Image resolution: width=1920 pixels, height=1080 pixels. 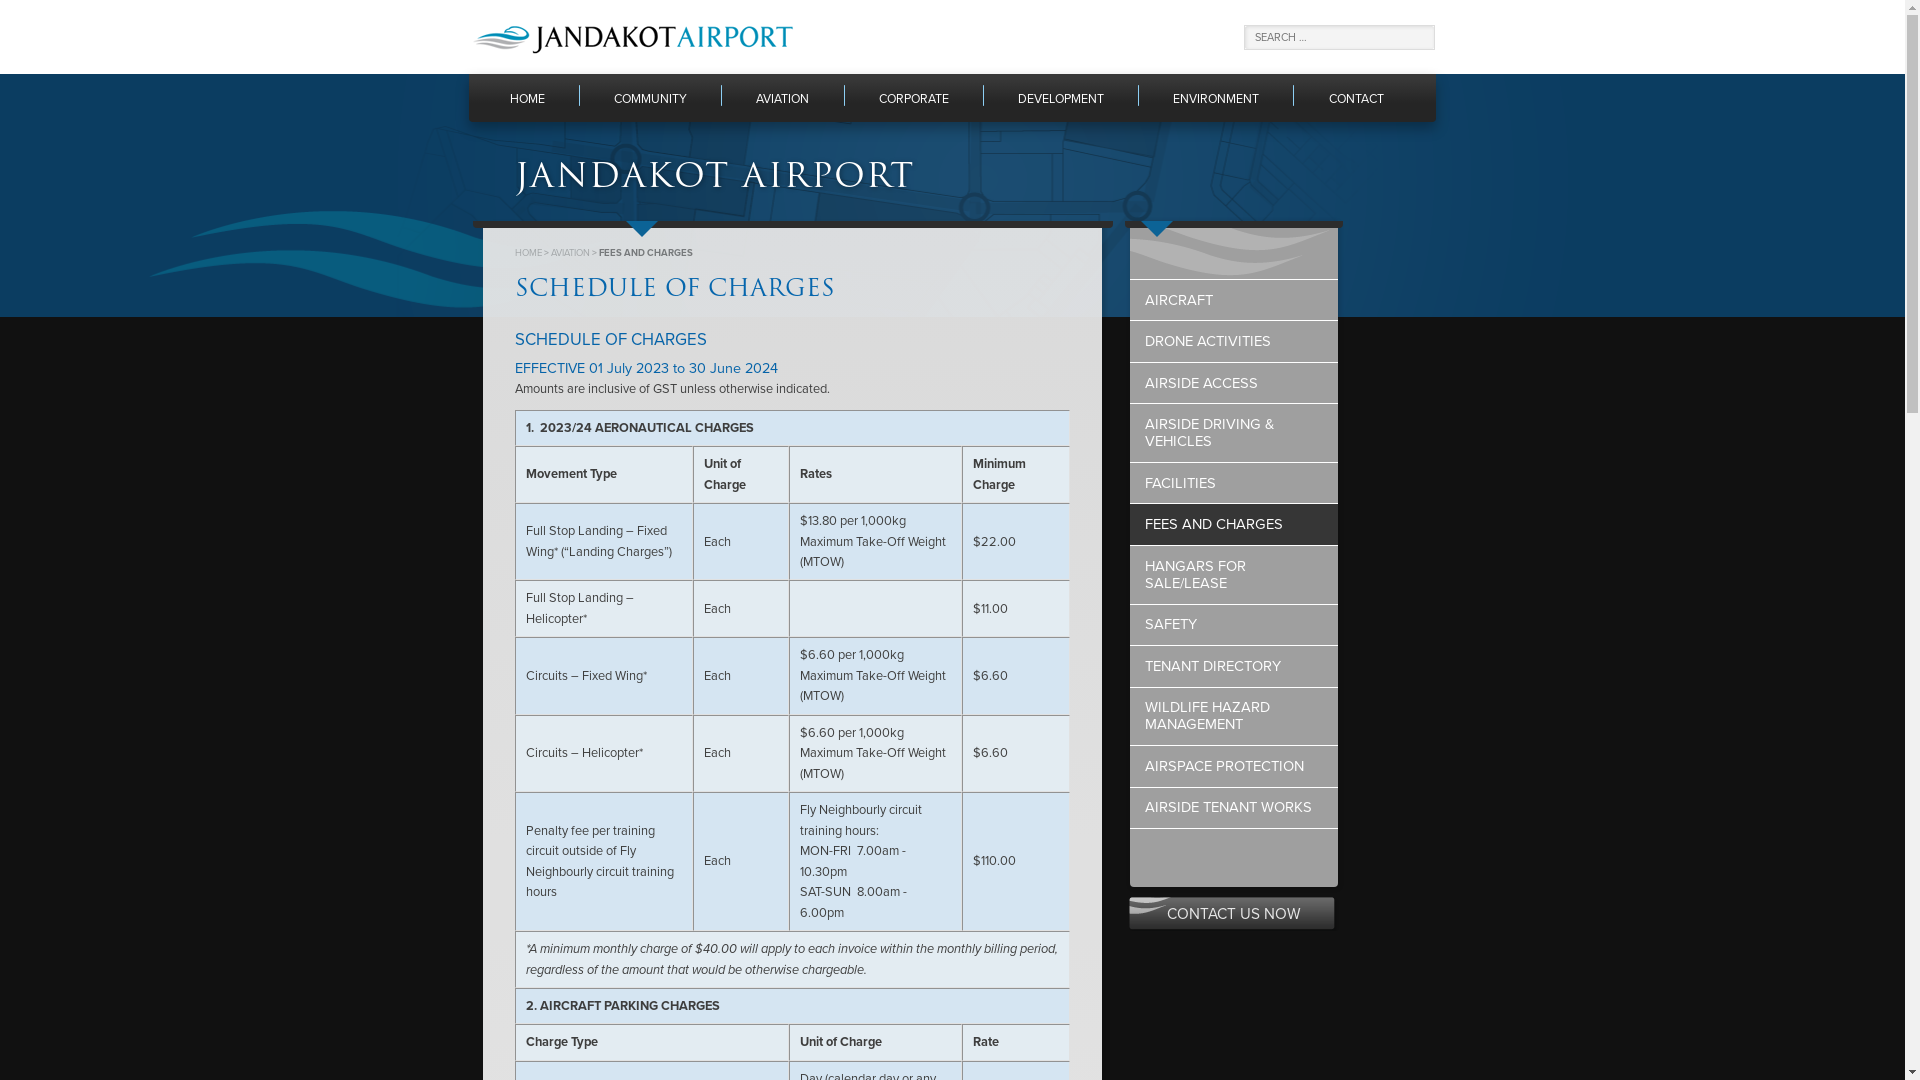 What do you see at coordinates (650, 97) in the screenshot?
I see `'COMMUNITY'` at bounding box center [650, 97].